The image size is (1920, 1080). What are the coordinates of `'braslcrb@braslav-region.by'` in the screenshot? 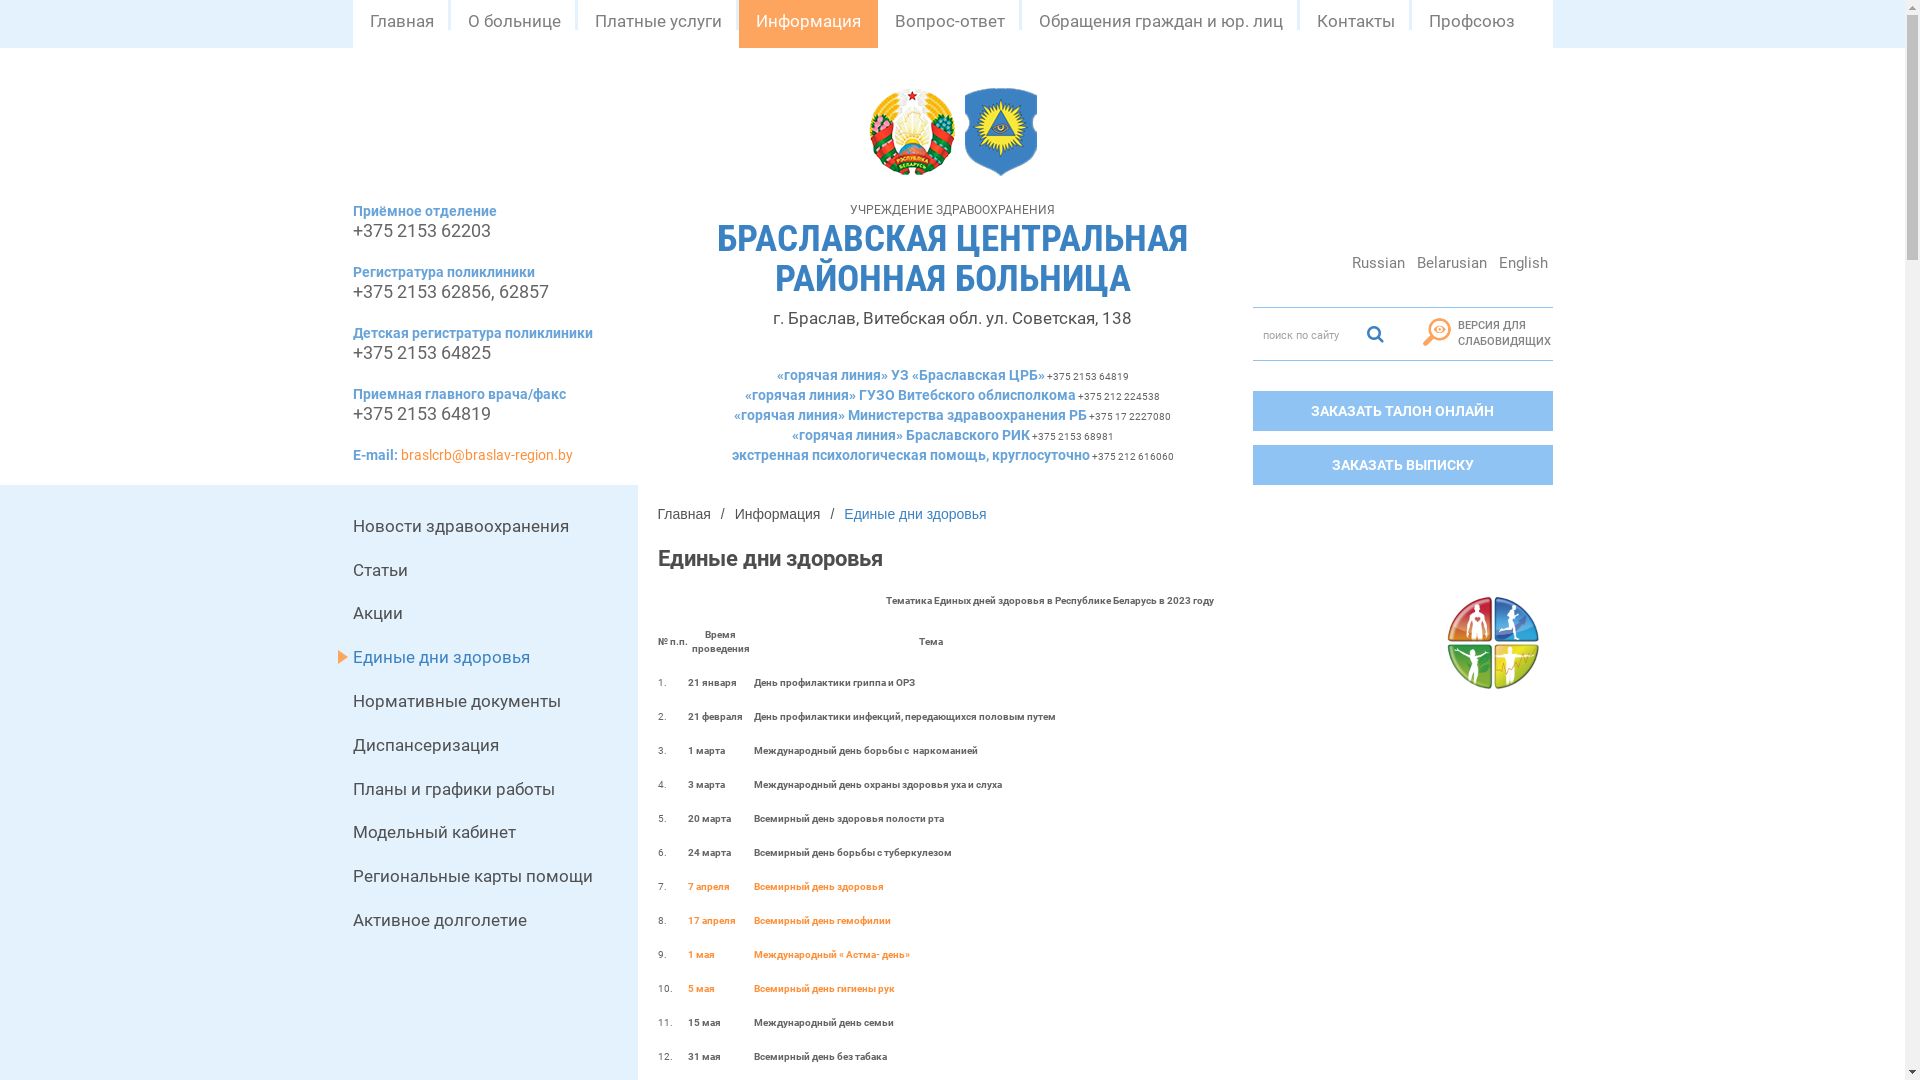 It's located at (485, 455).